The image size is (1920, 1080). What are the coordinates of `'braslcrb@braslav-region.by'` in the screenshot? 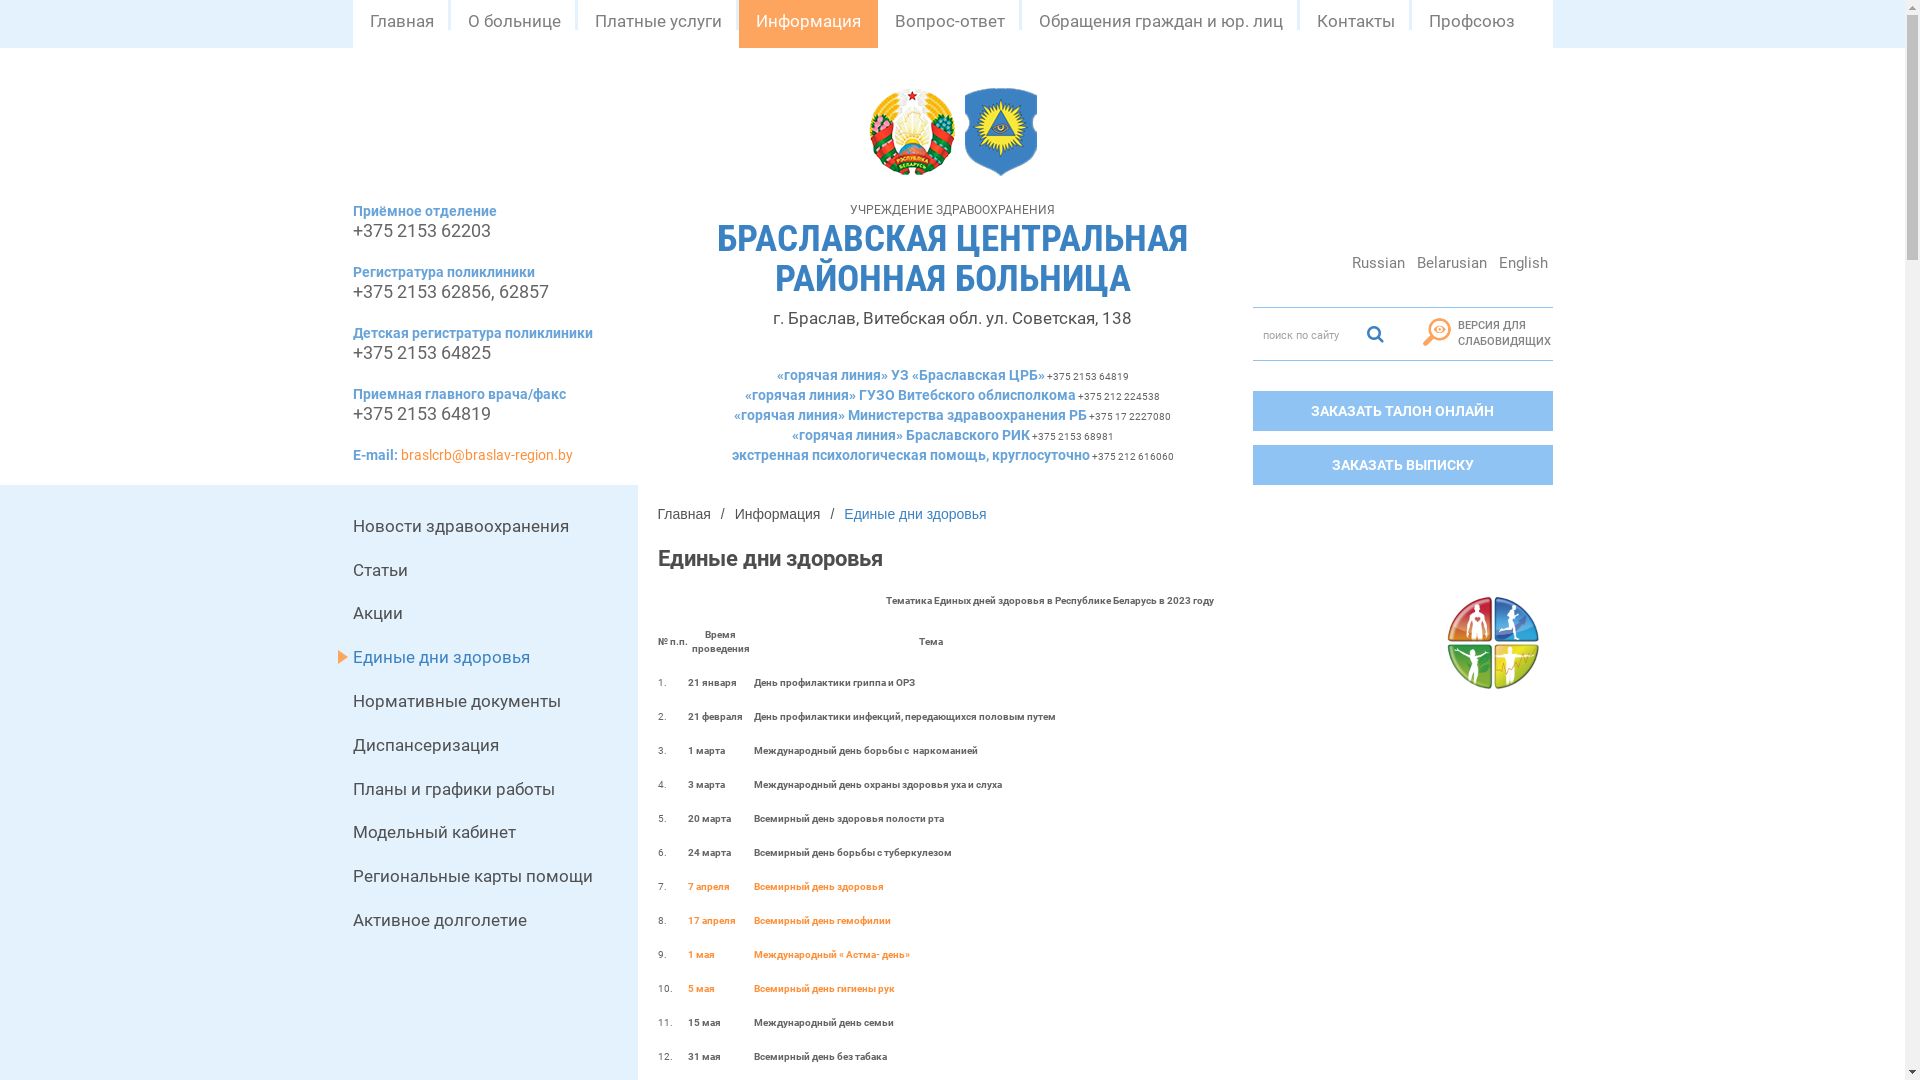 It's located at (485, 455).